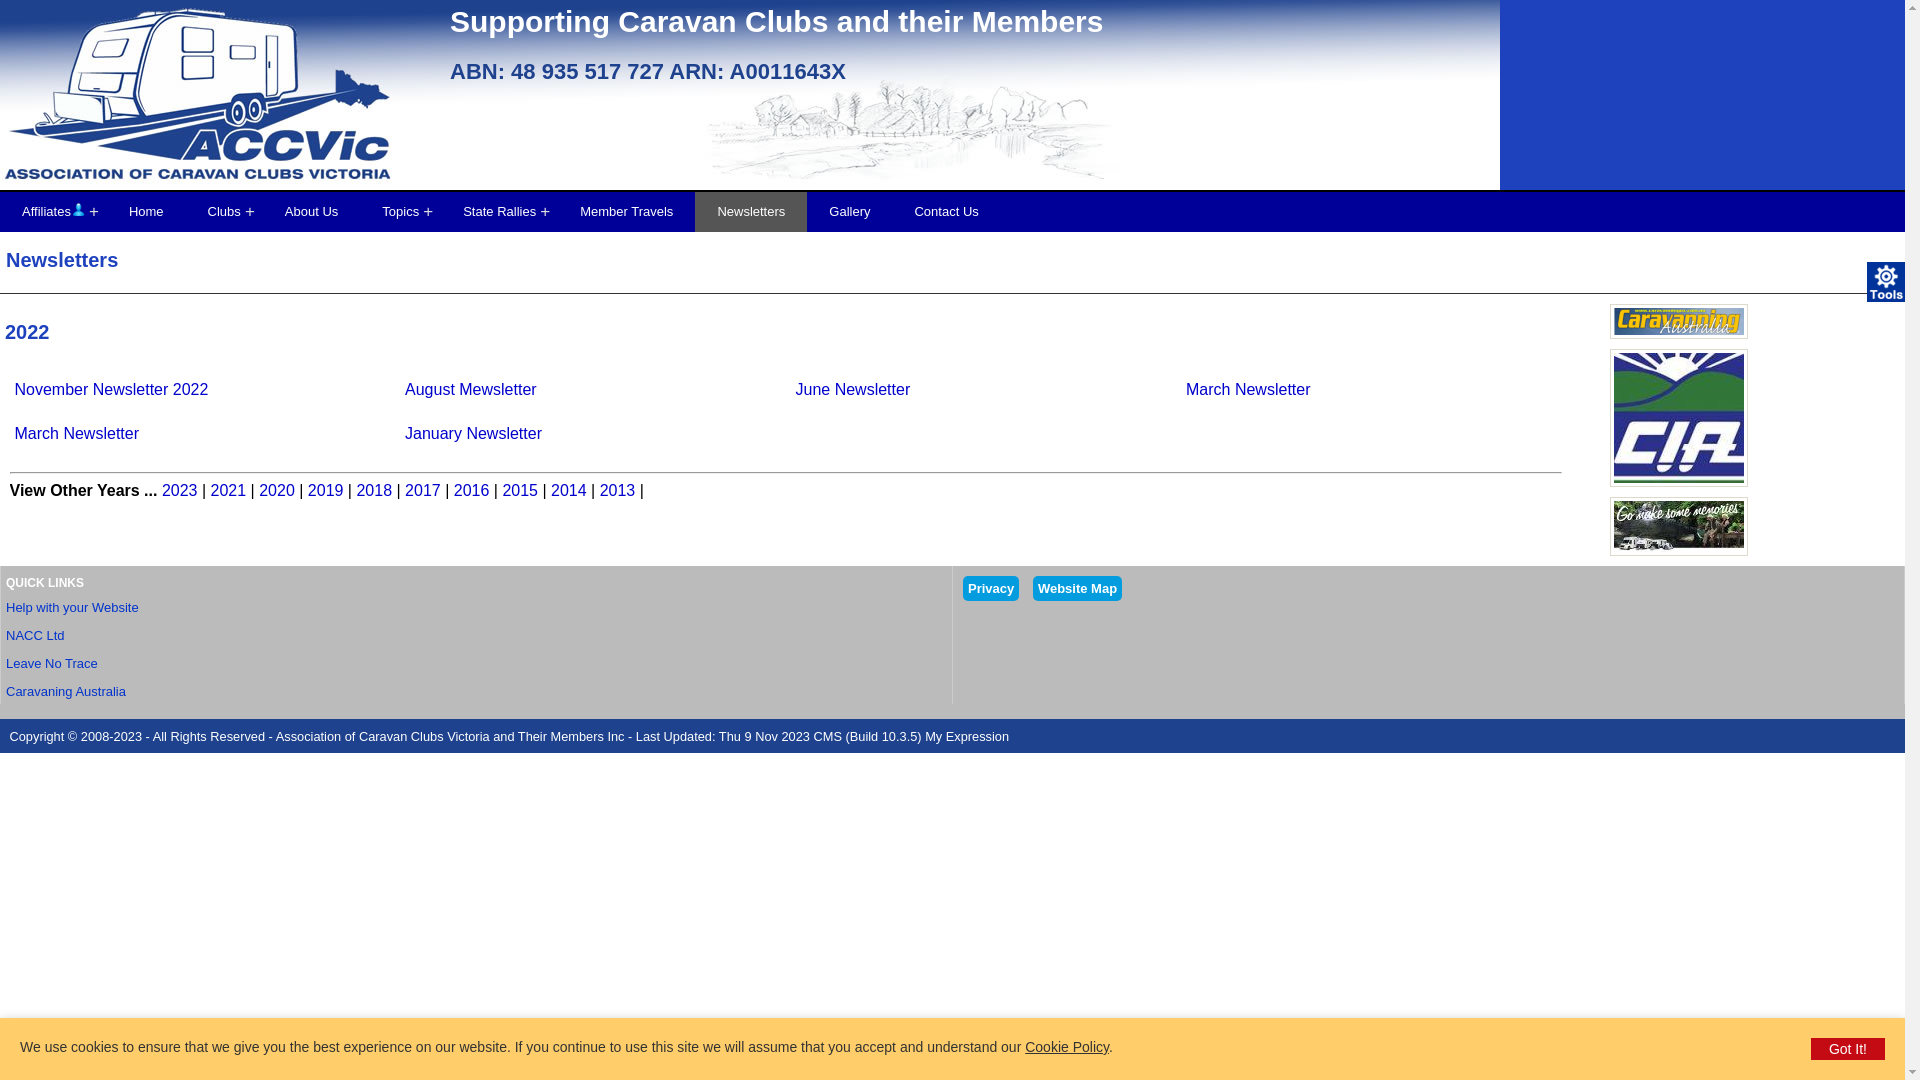  I want to click on 'Clubs', so click(224, 212).